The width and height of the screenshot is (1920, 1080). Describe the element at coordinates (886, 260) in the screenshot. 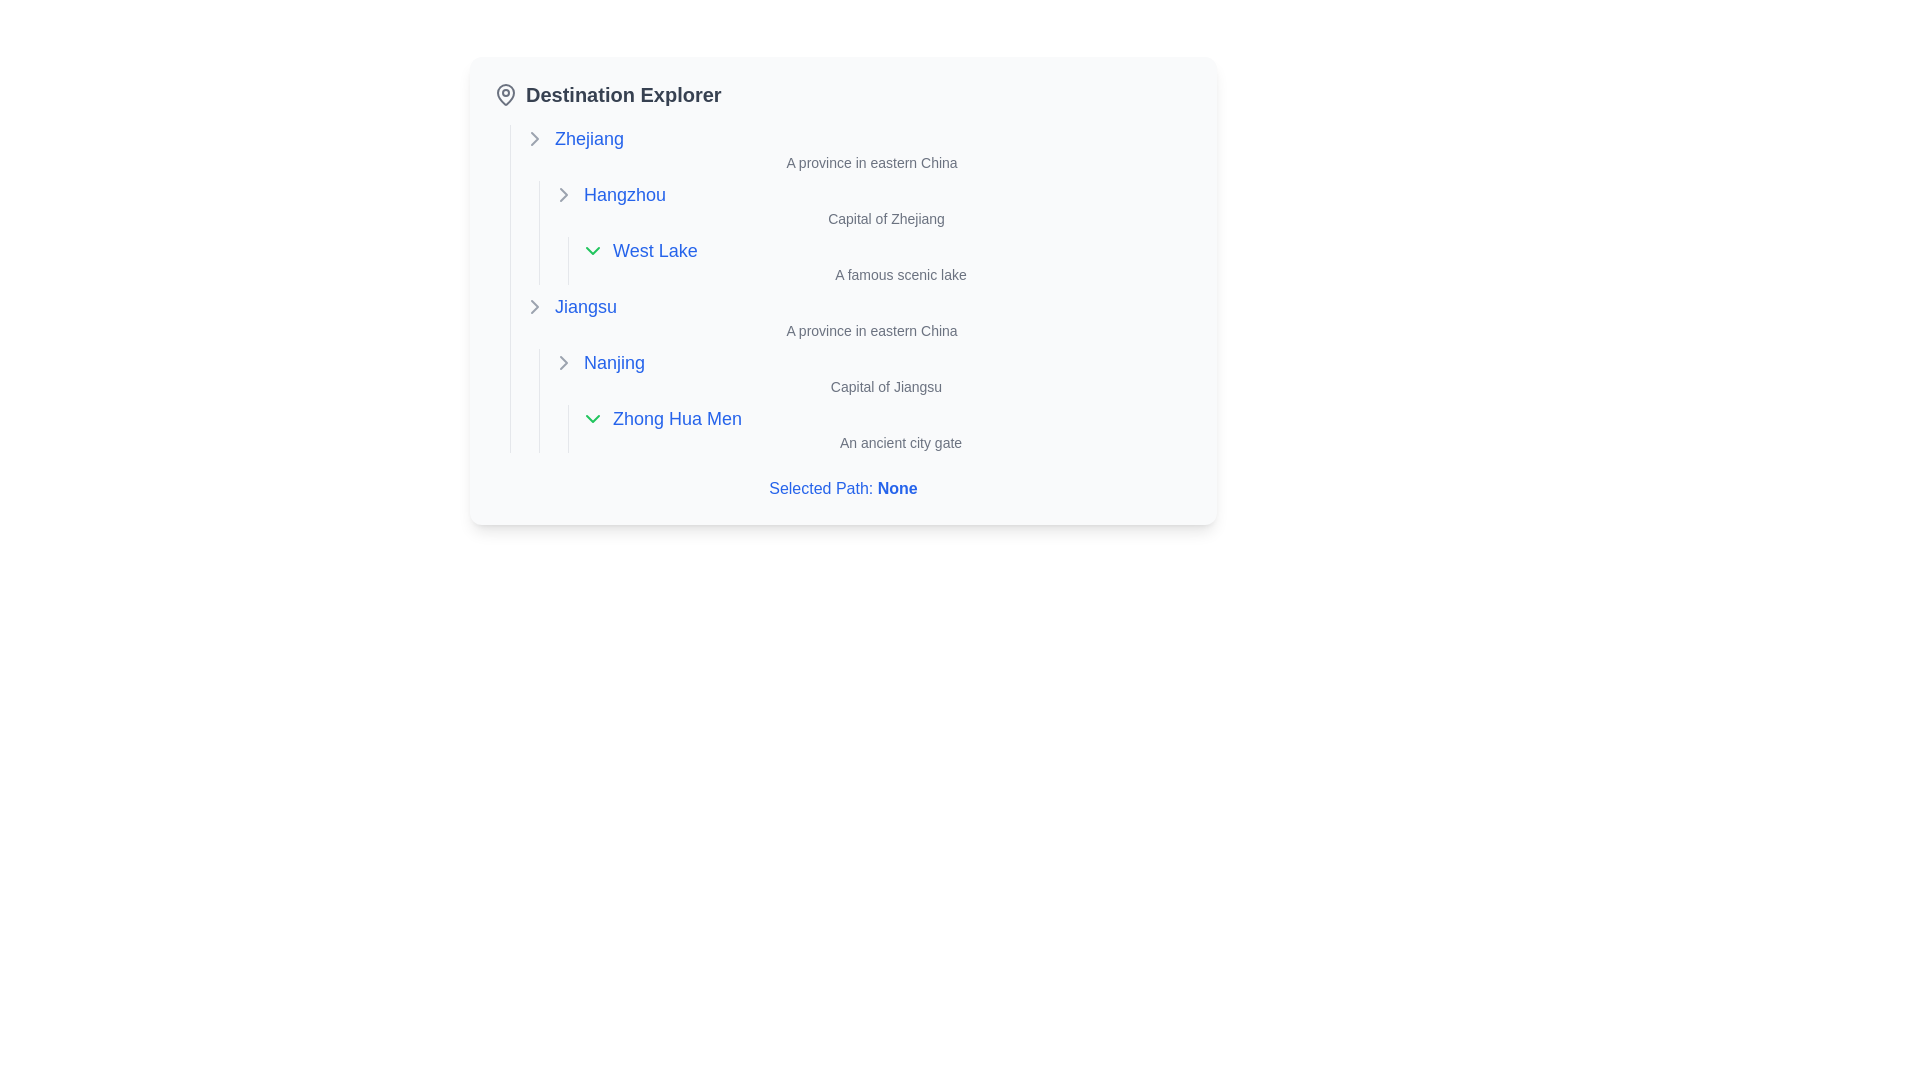

I see `description text of the Composite text block for 'West Lake' located in the 'Destination Explorer' tree view under 'Hangzhou'` at that location.